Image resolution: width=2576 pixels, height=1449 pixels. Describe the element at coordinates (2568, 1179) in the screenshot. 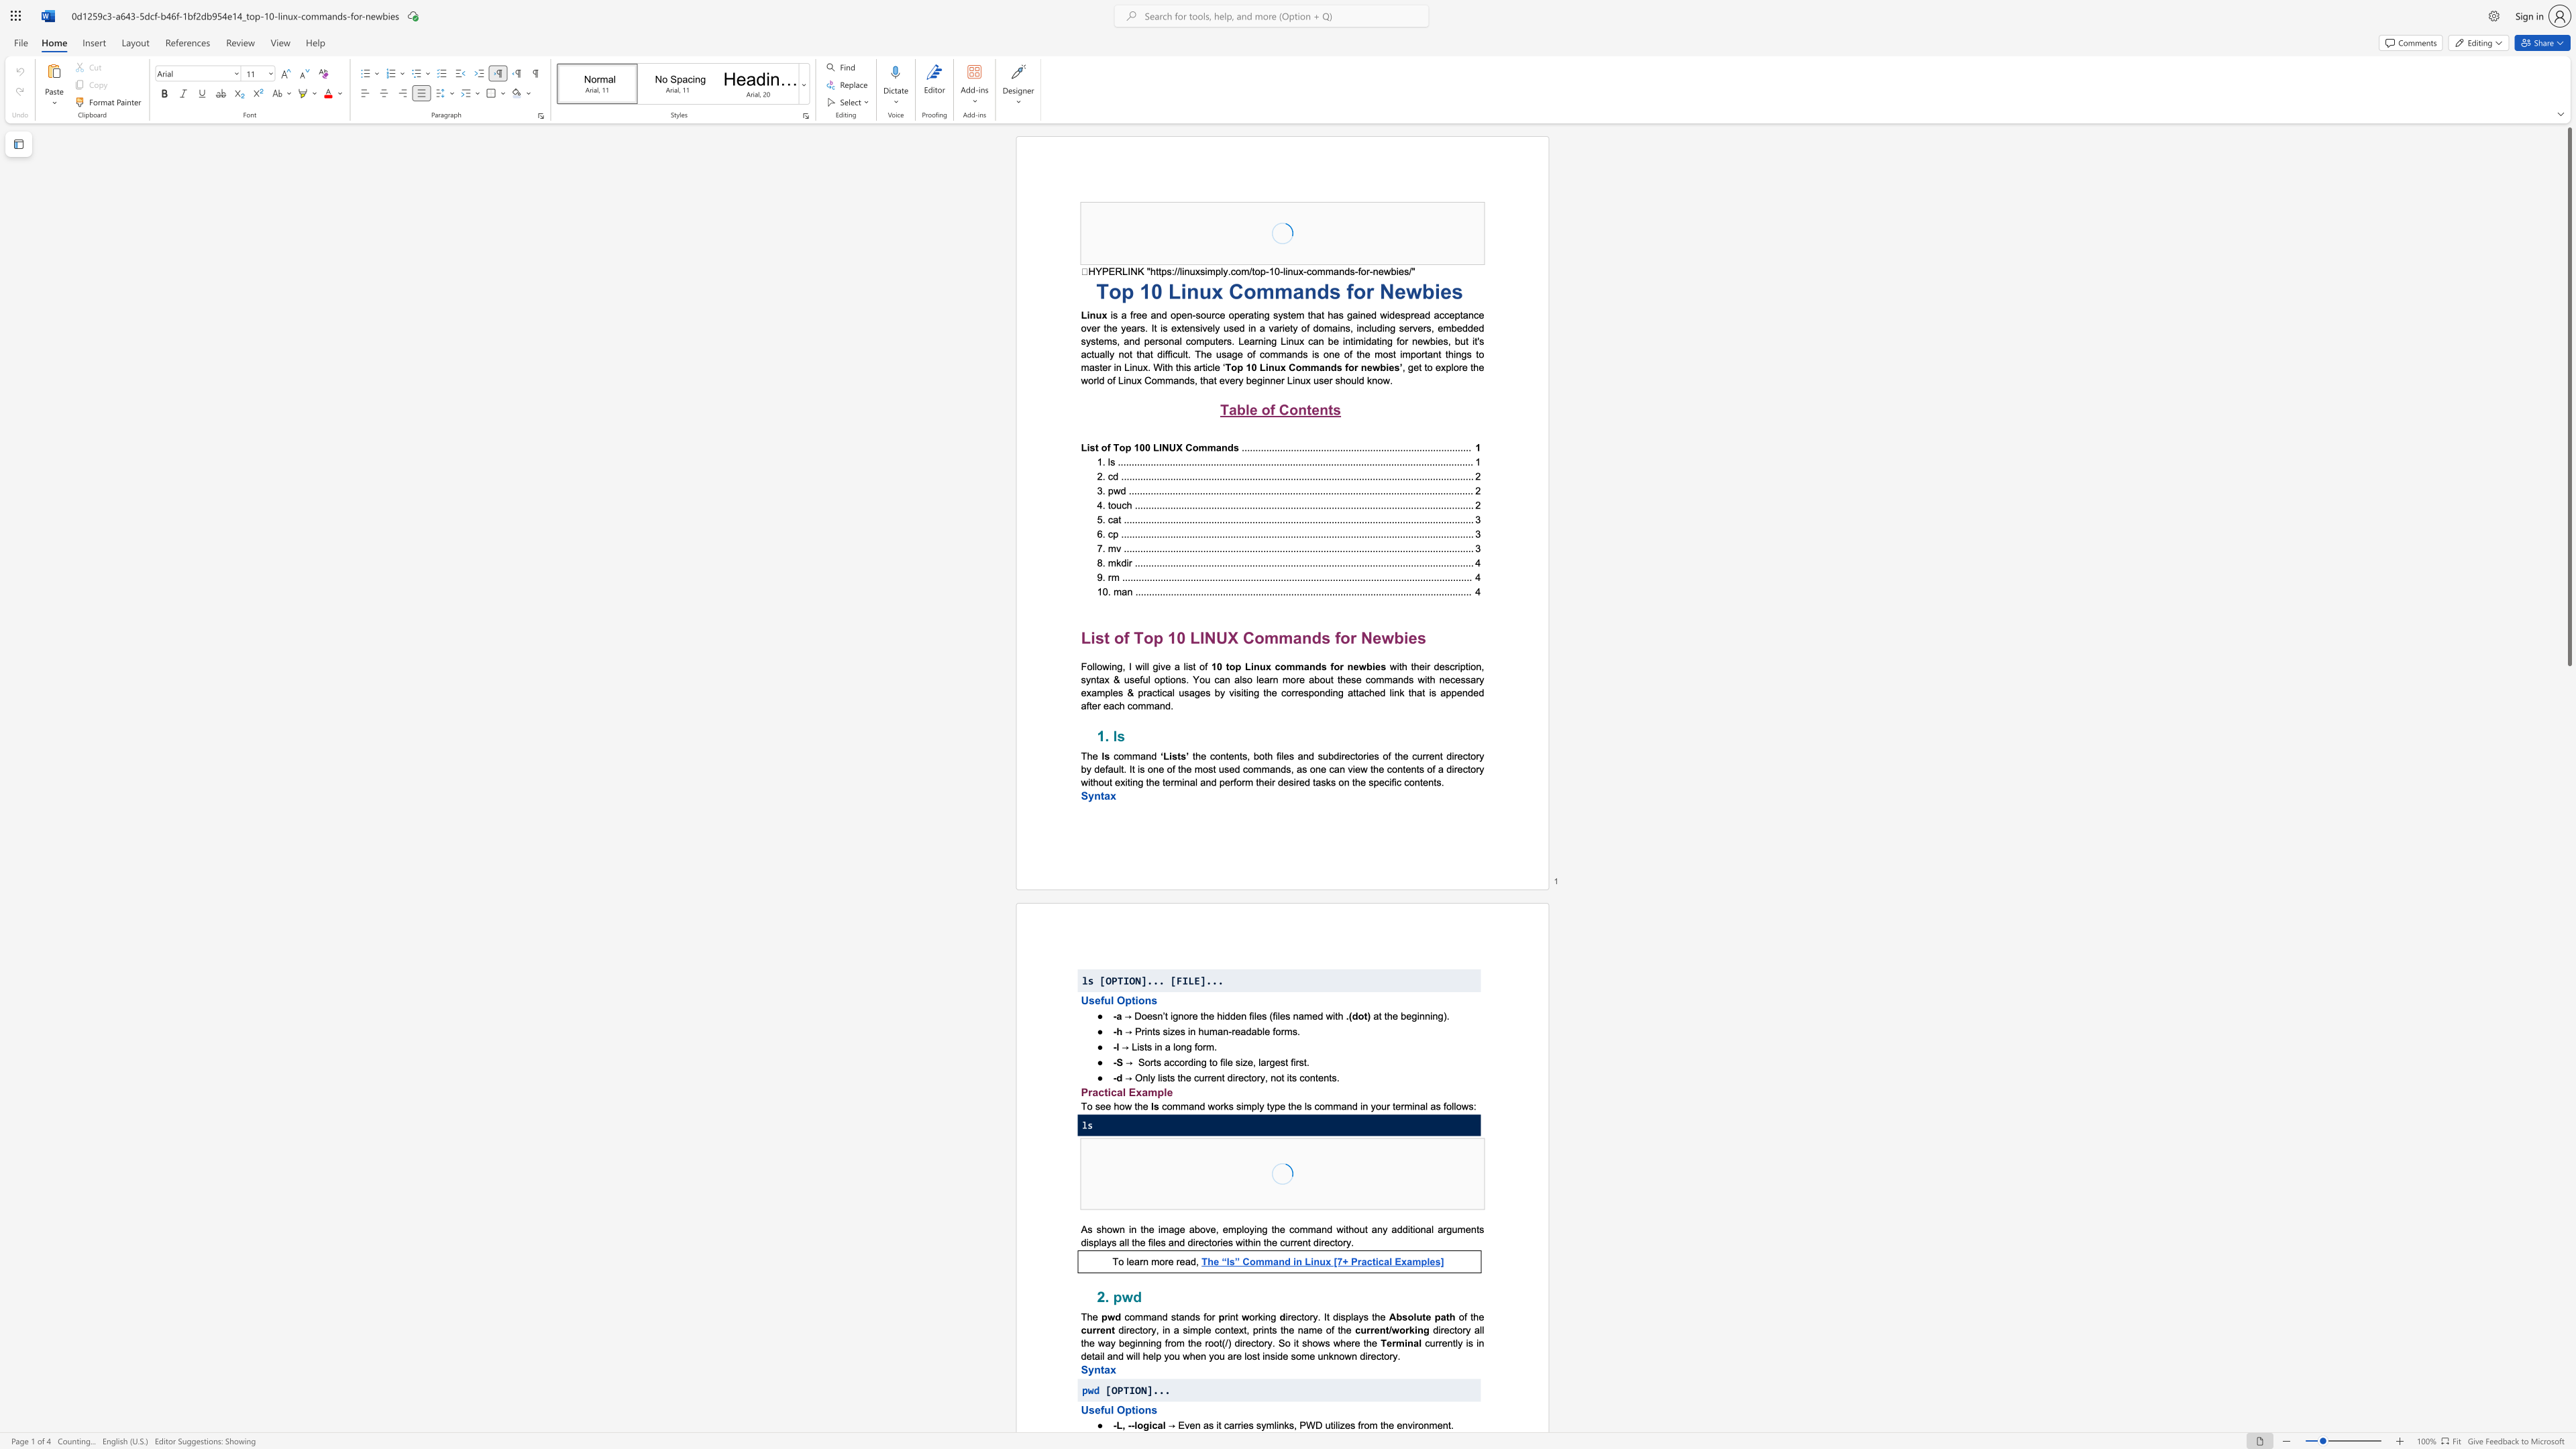

I see `the scrollbar to move the page downward` at that location.